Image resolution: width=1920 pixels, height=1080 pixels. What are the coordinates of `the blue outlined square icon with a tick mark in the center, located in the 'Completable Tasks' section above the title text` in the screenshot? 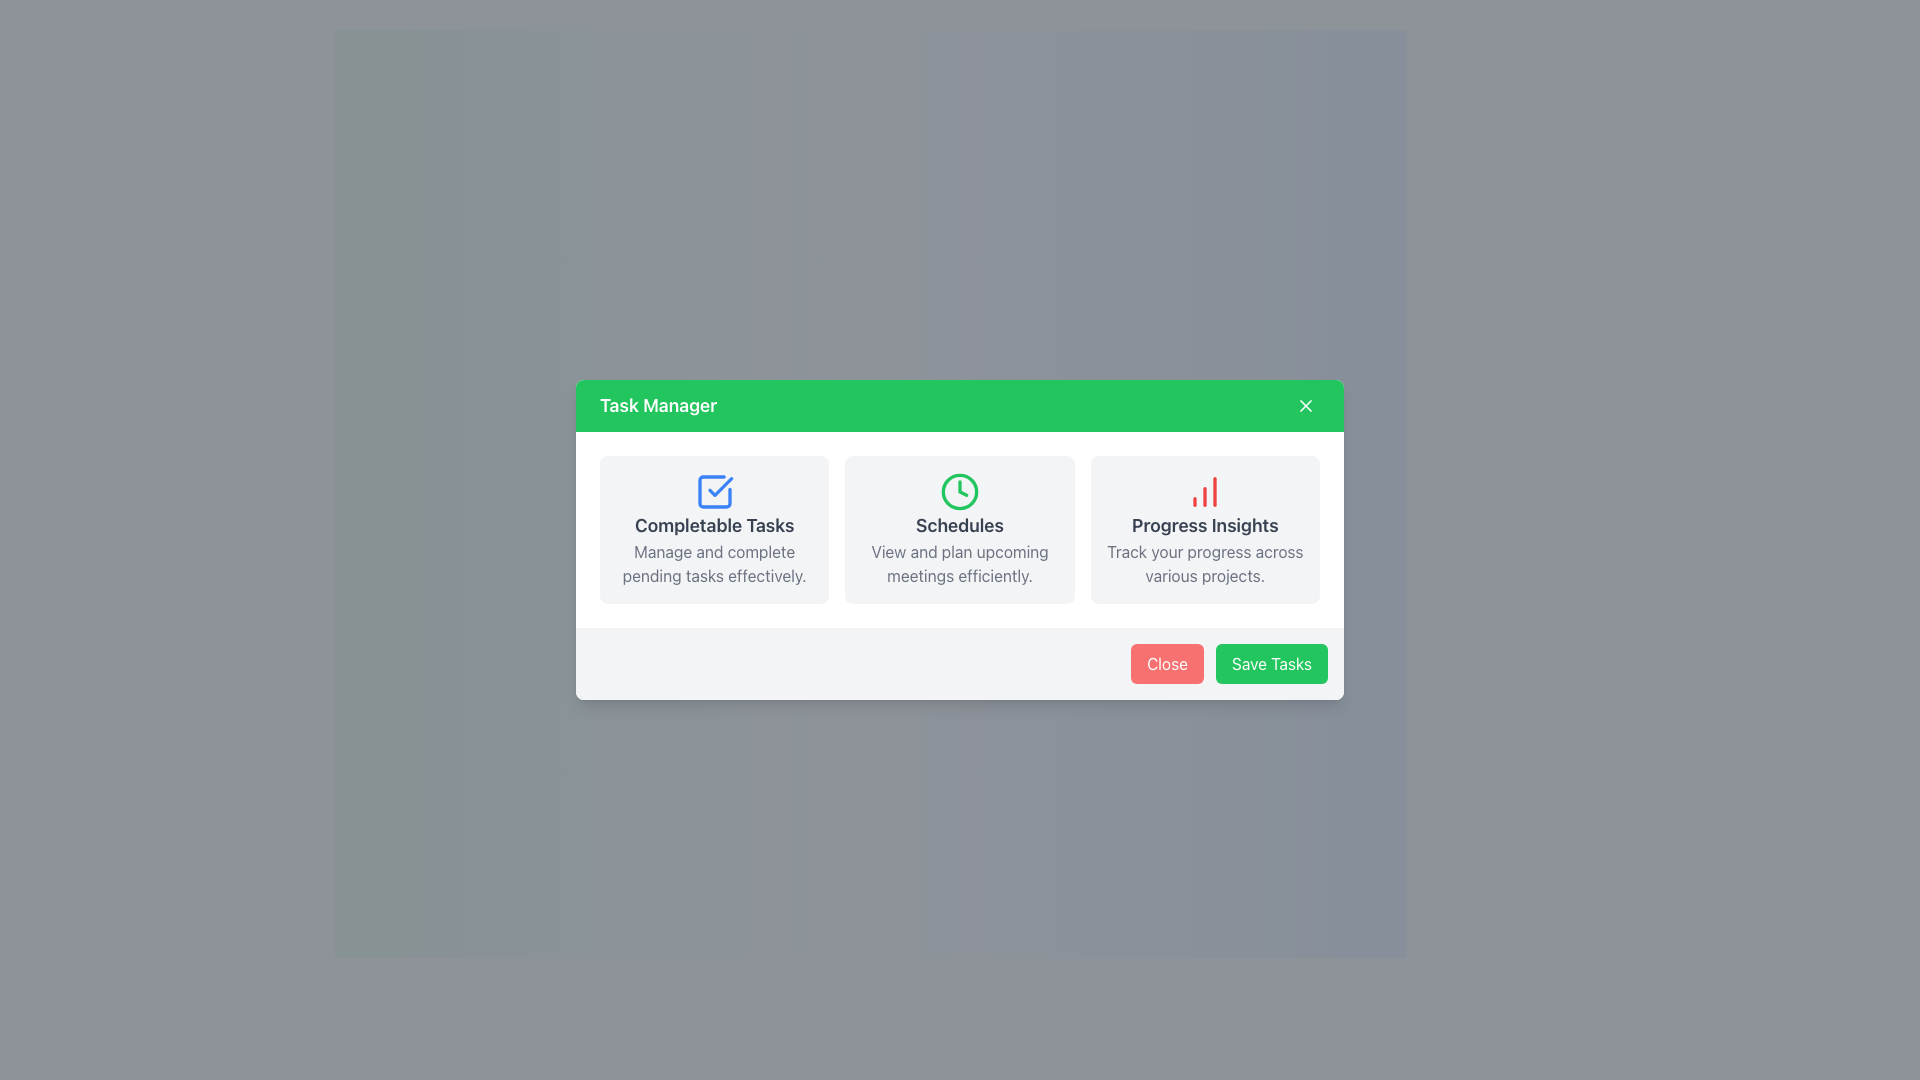 It's located at (714, 492).